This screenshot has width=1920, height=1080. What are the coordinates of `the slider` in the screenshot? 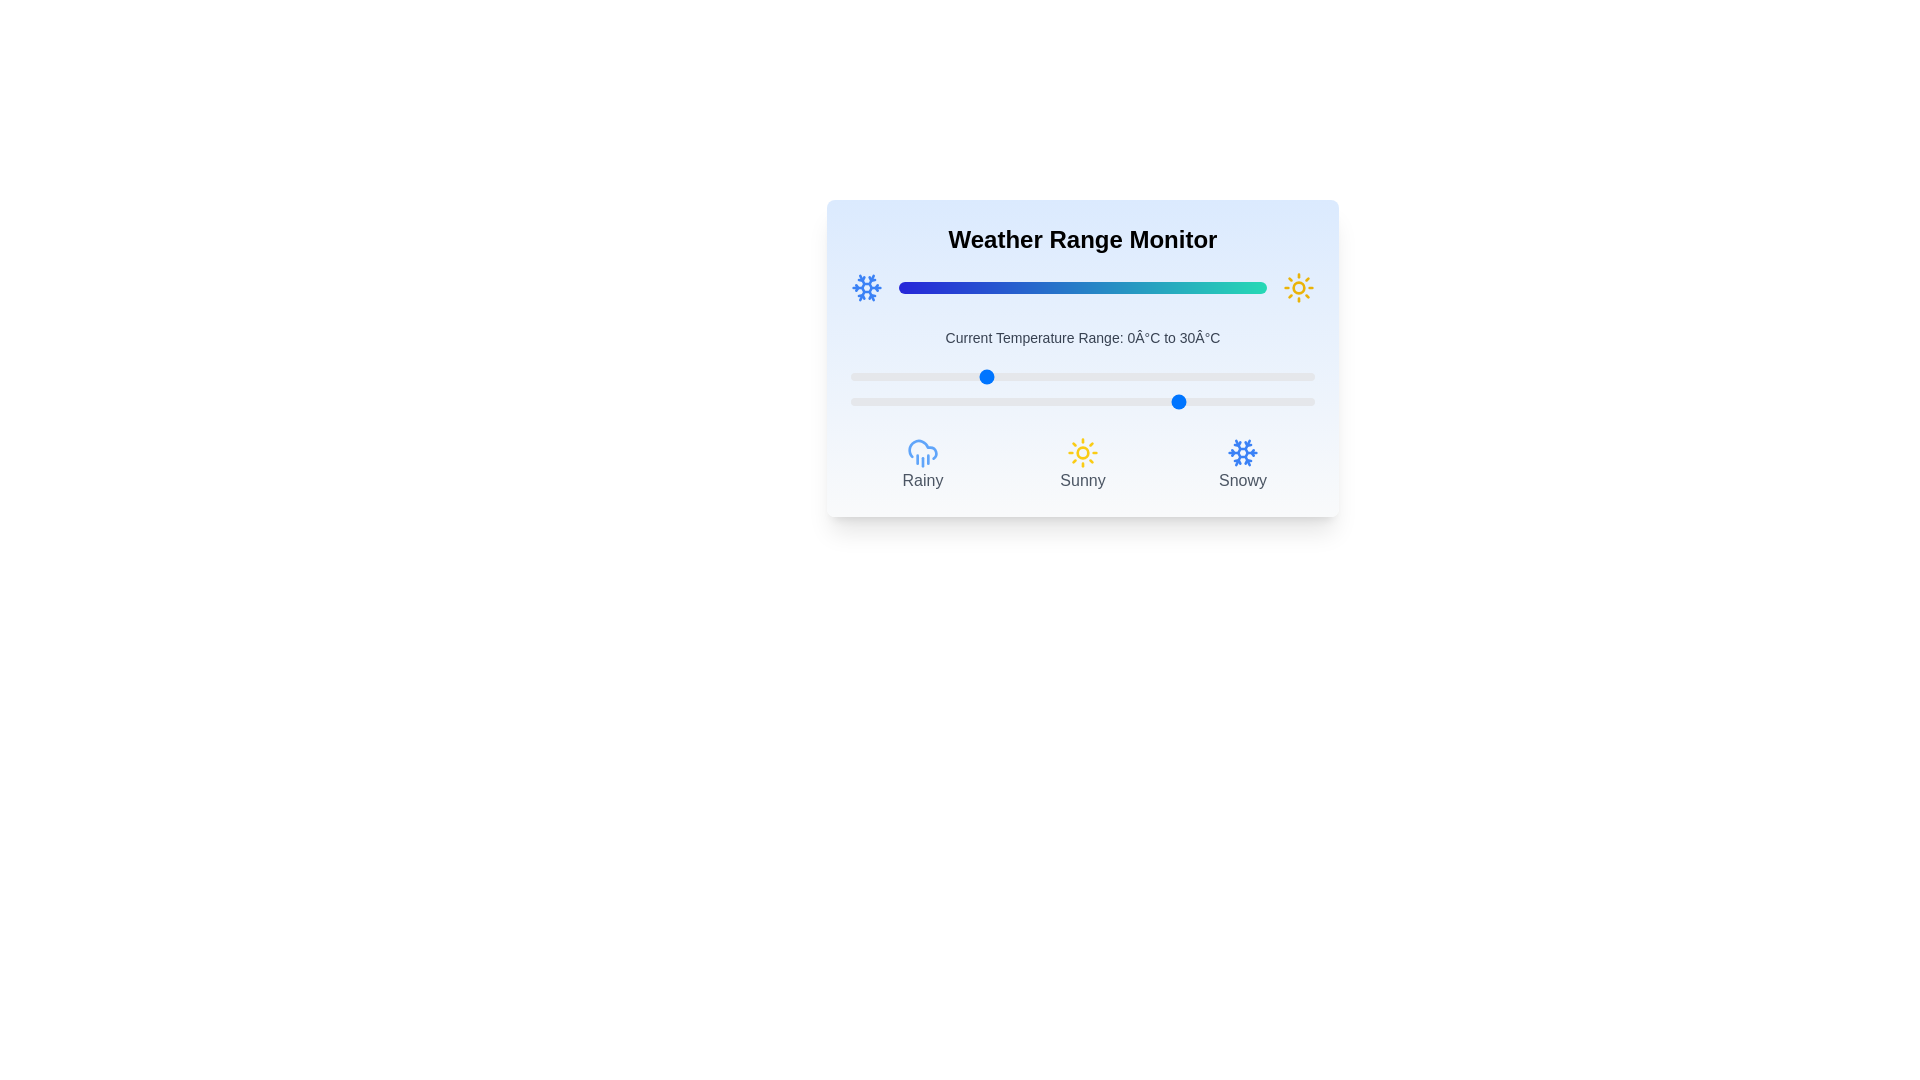 It's located at (870, 377).